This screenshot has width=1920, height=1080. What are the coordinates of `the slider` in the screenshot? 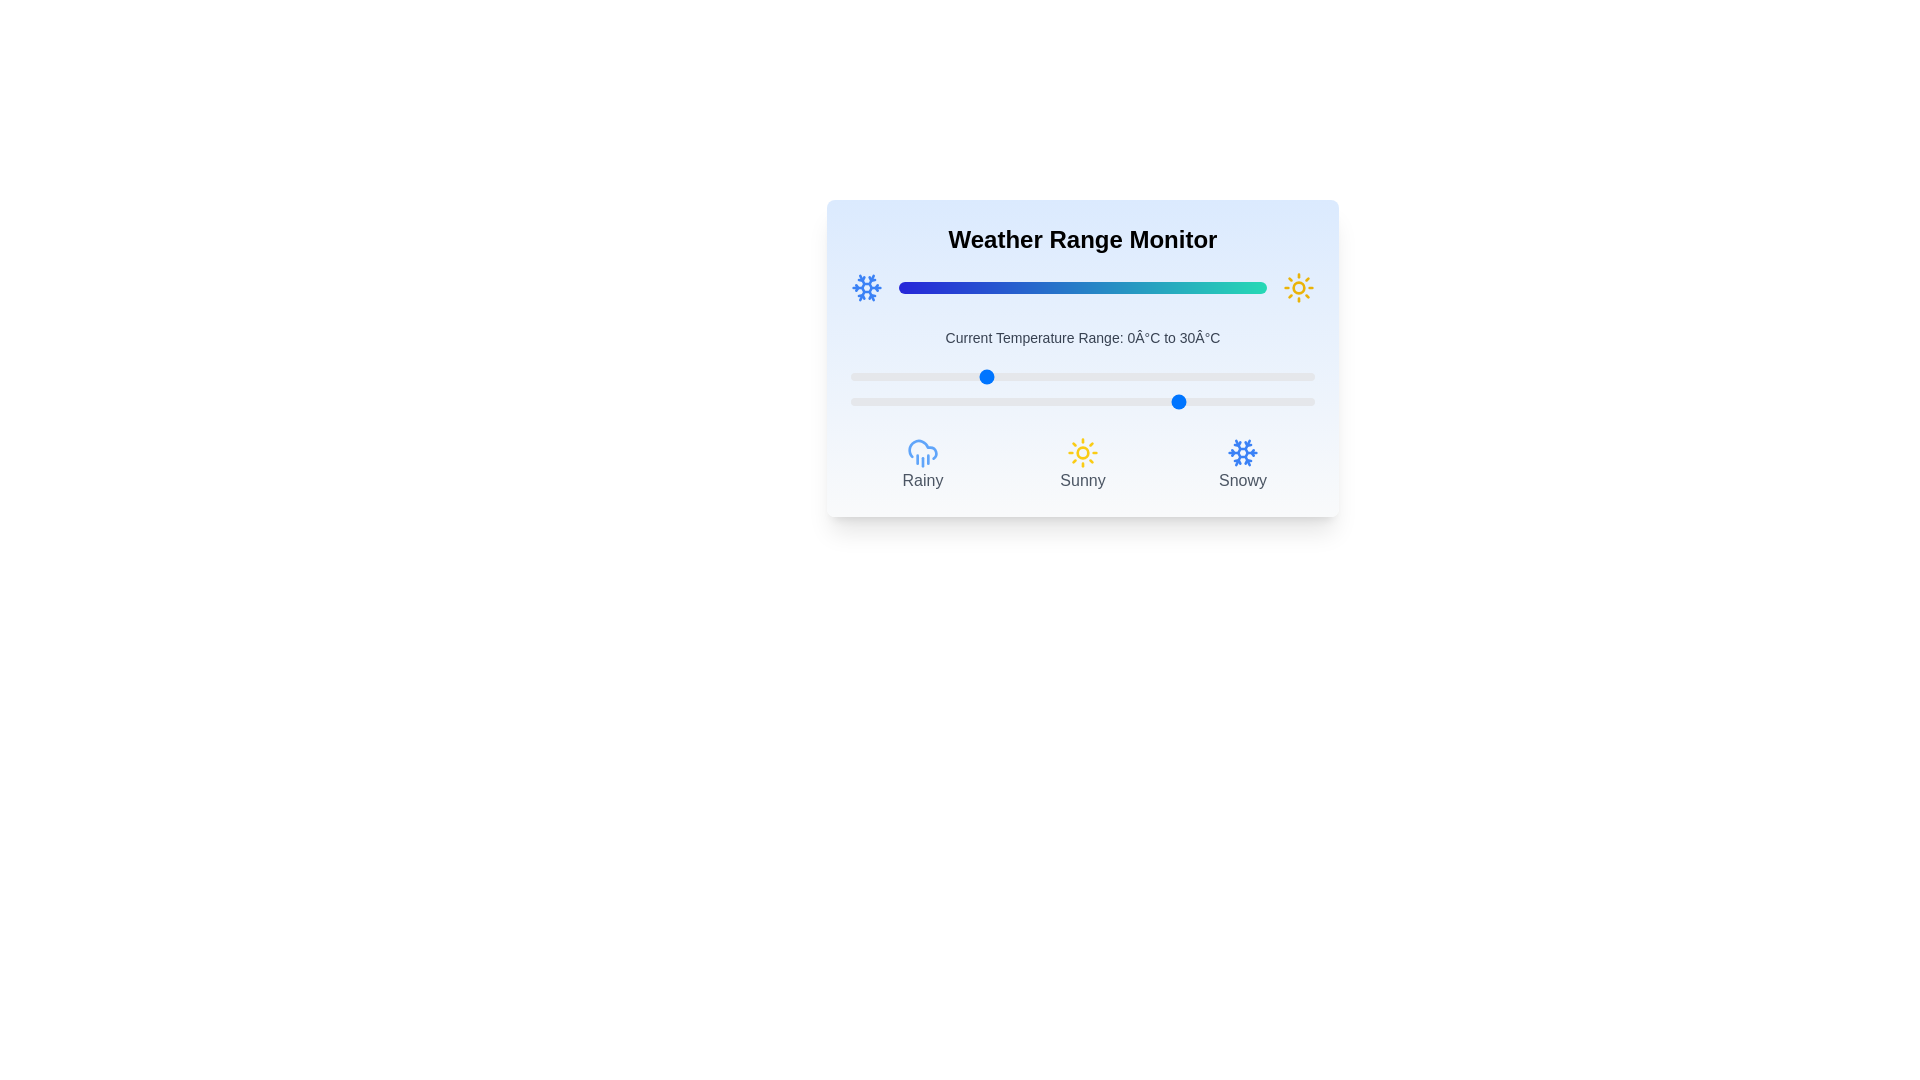 It's located at (870, 377).